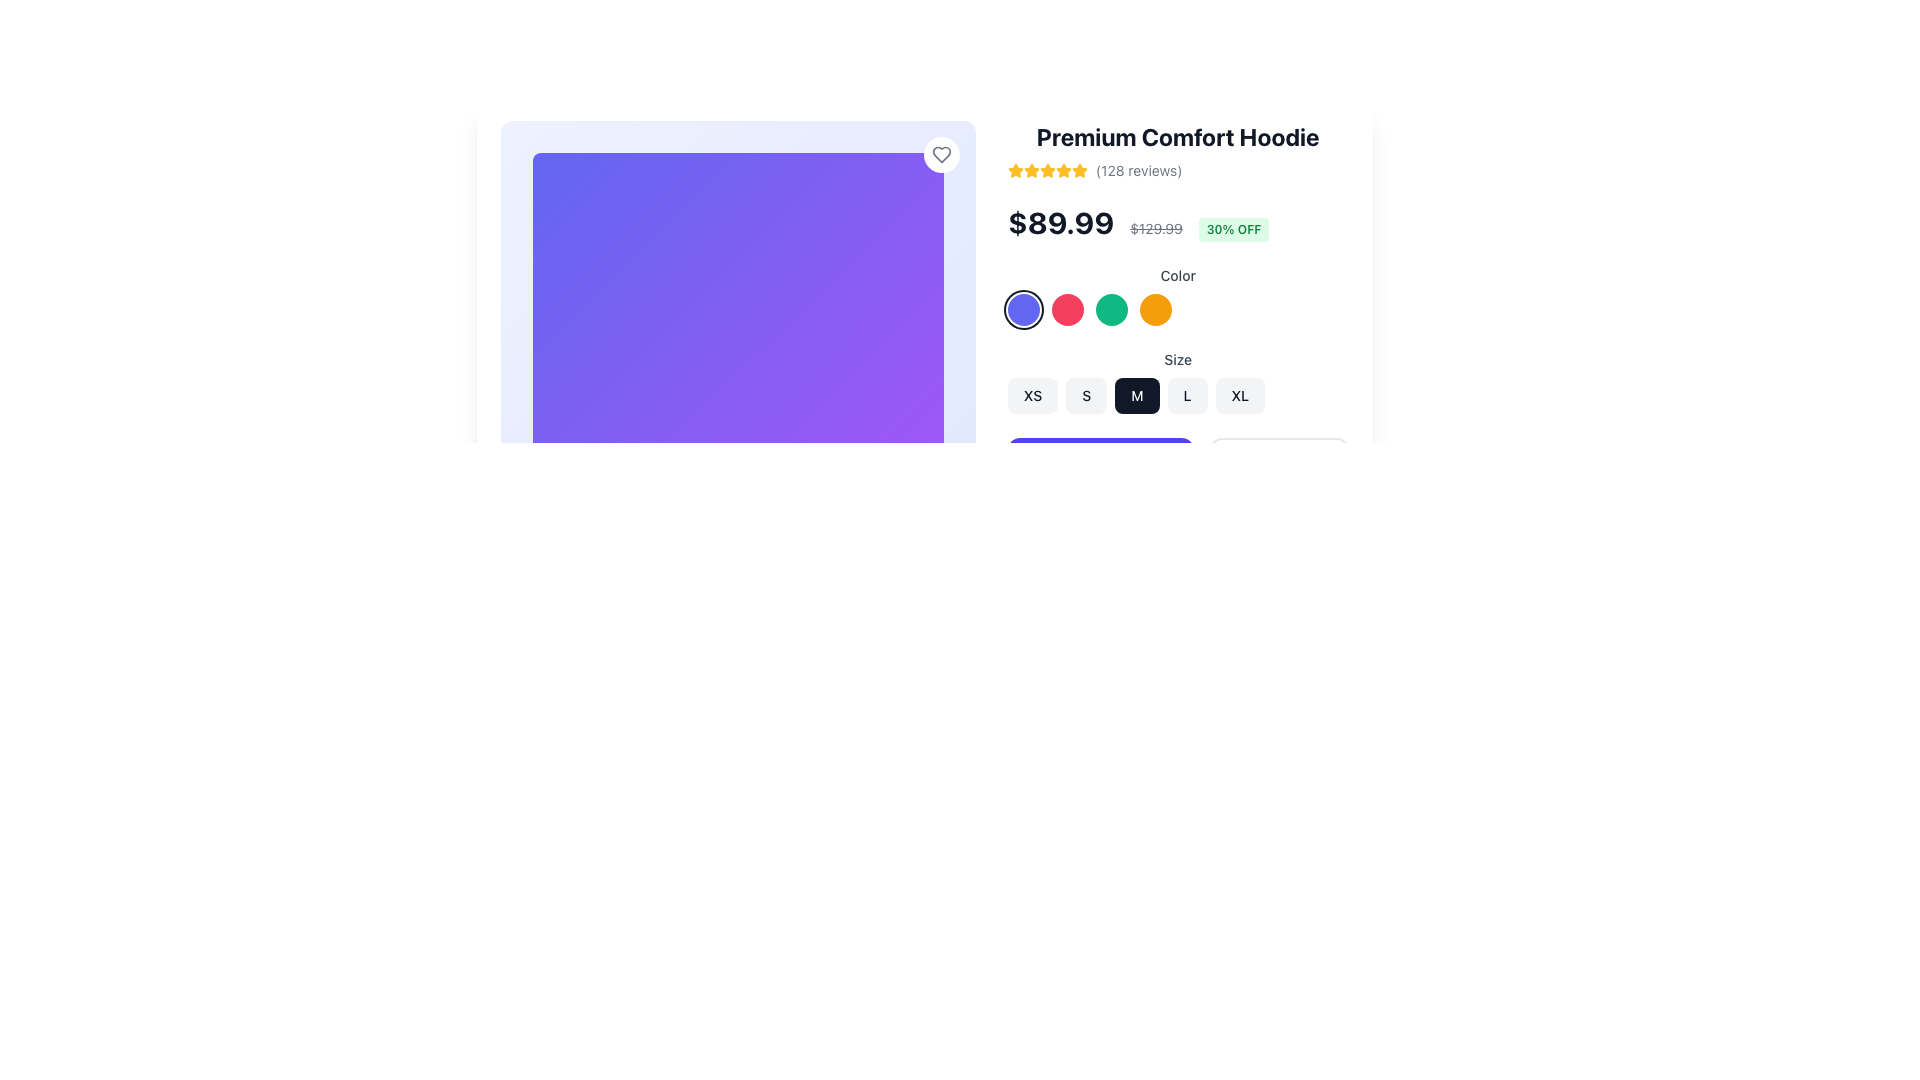  I want to click on text indicating the number of user reviews for the product, which is located to the right of the star icons in the top-right section of the product information, so click(1139, 169).